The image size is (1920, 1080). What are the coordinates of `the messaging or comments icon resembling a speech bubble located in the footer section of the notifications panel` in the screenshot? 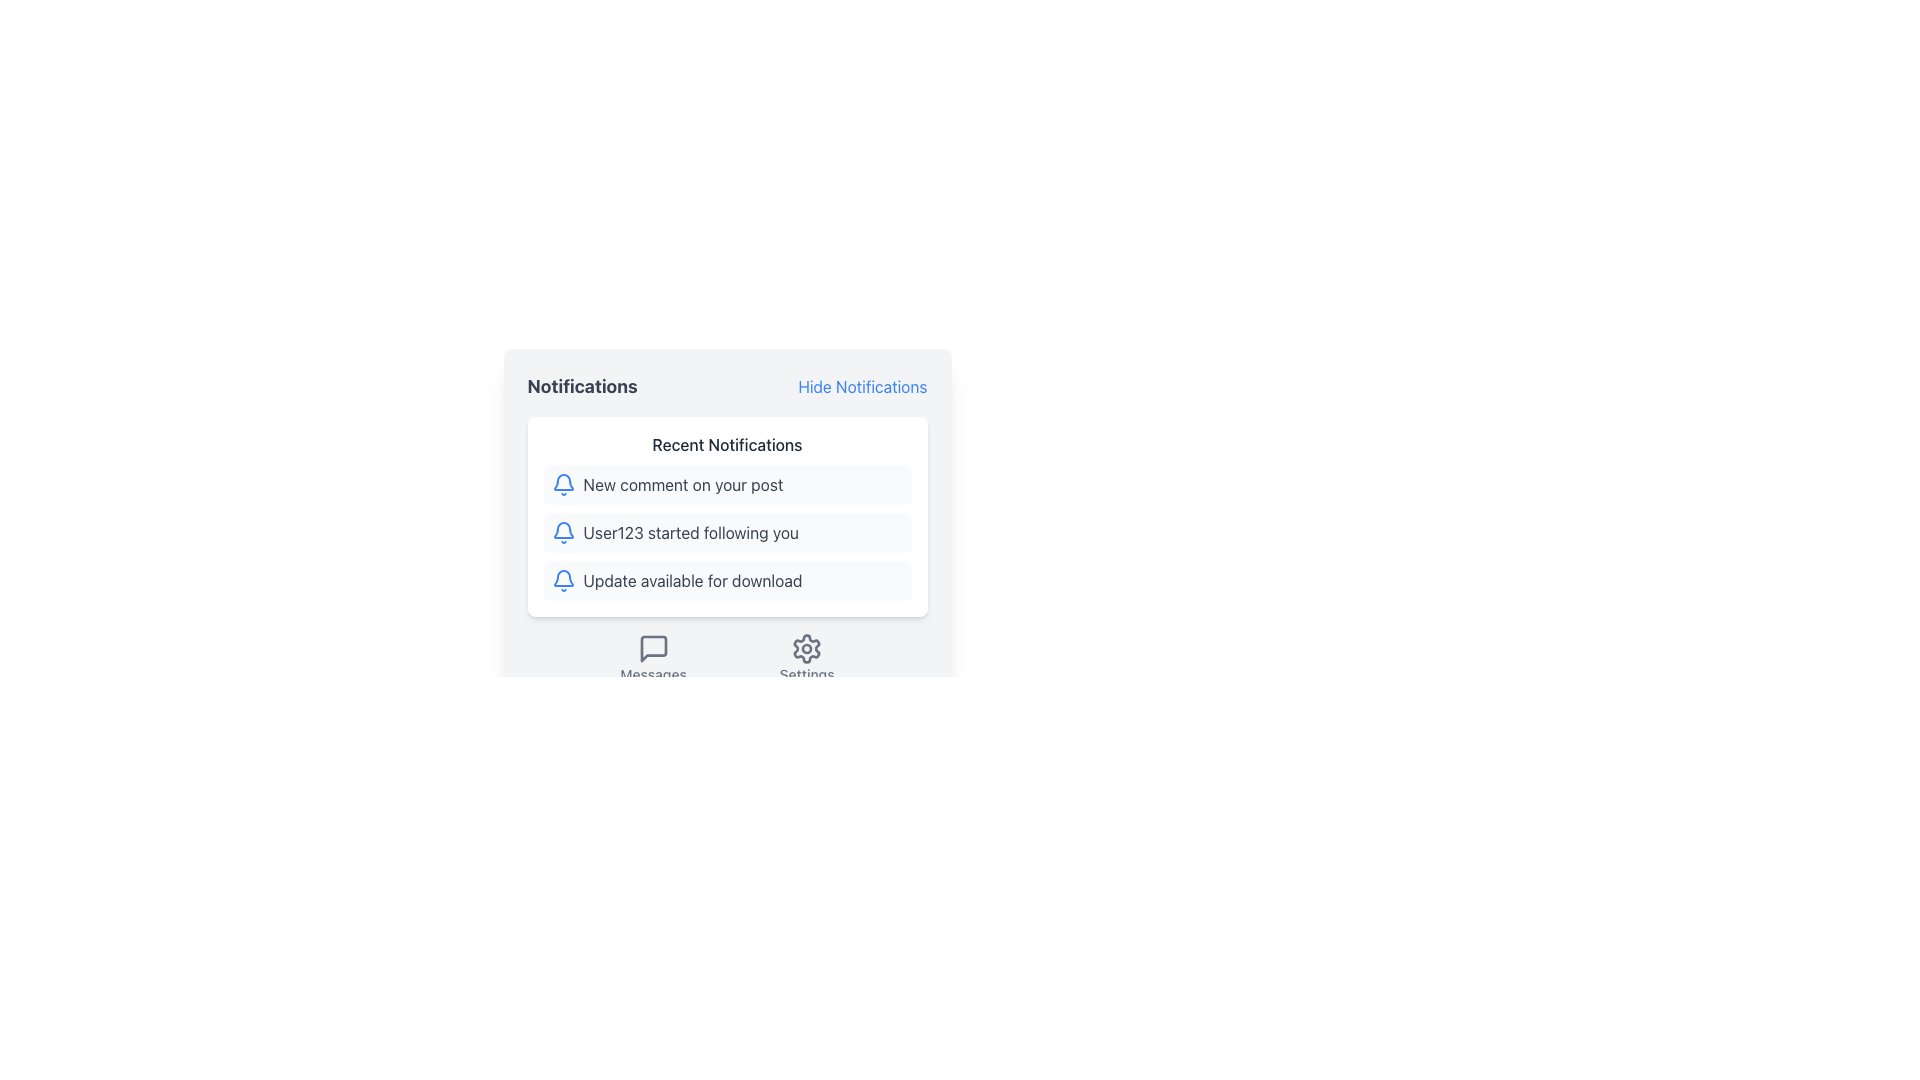 It's located at (653, 648).